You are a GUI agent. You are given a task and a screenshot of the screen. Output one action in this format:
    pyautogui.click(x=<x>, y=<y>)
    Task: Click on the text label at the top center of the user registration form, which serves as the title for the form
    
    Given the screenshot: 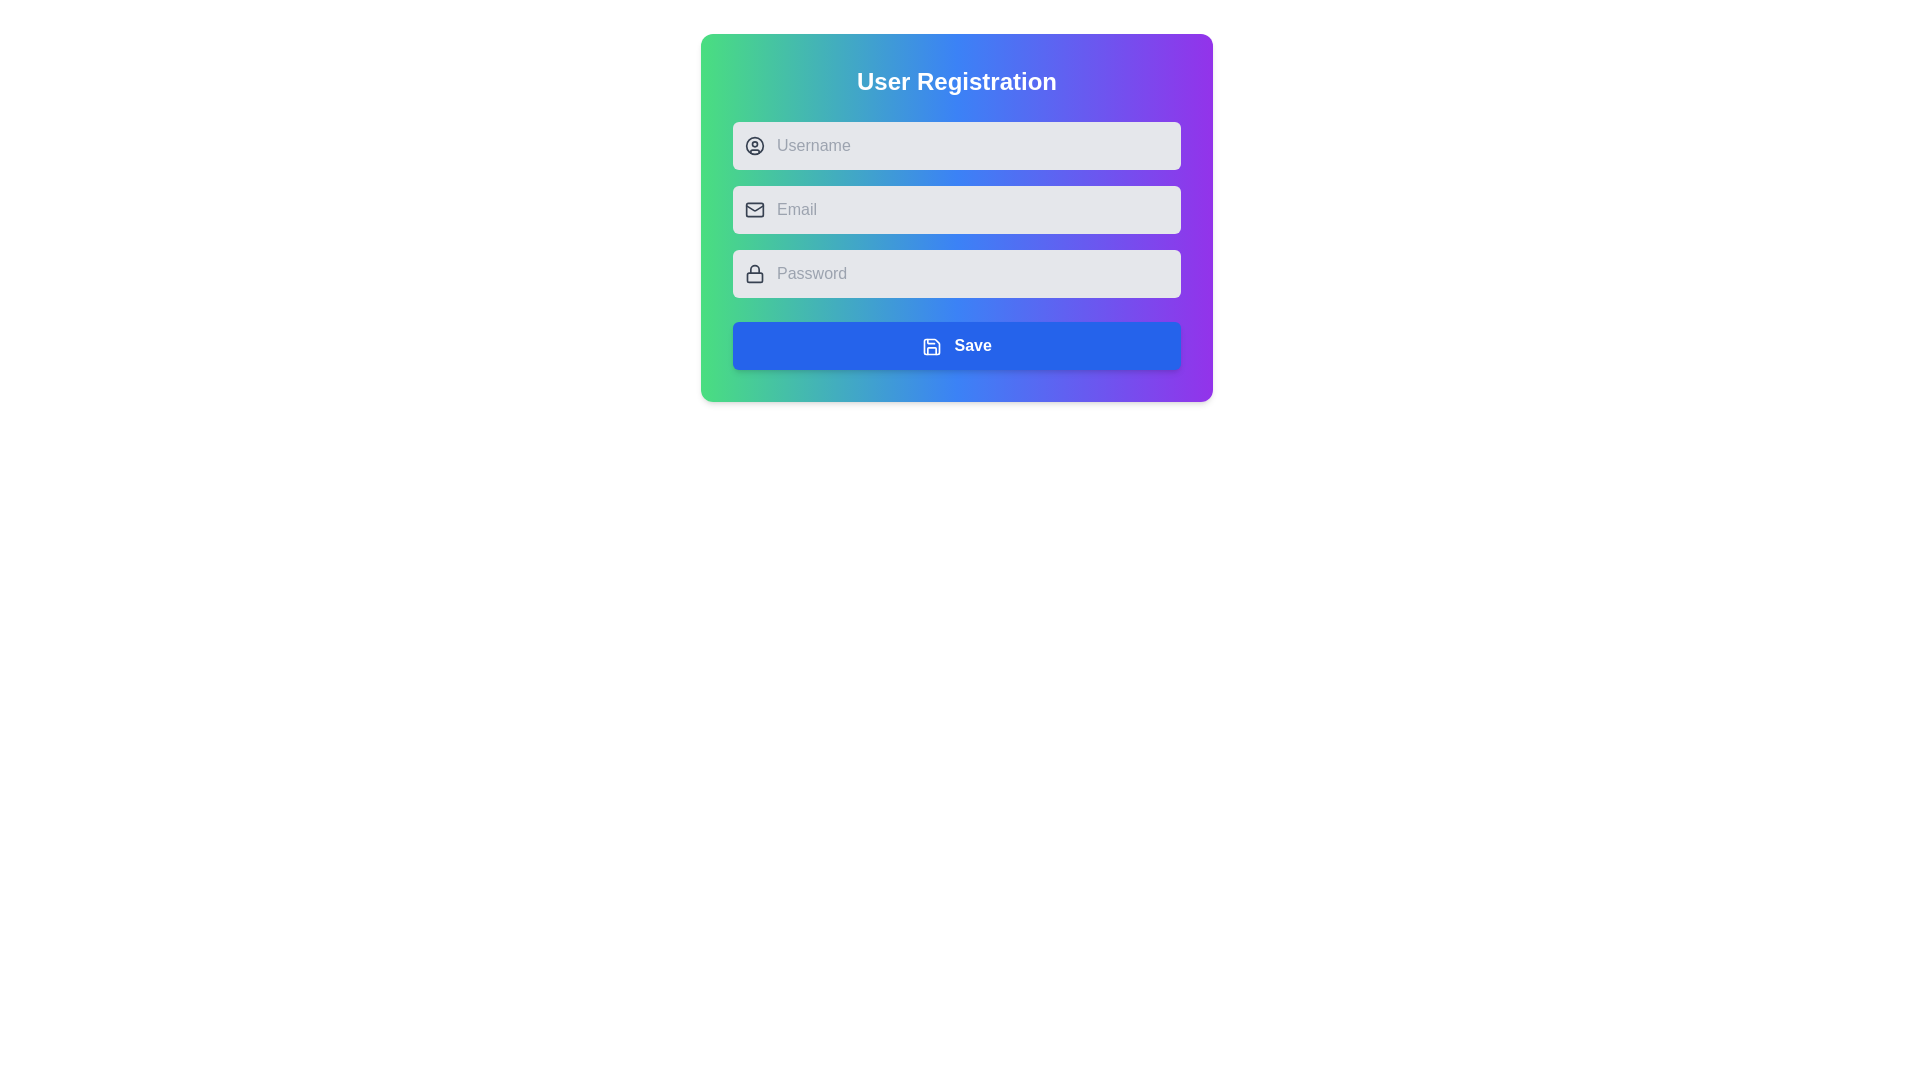 What is the action you would take?
    pyautogui.click(x=955, y=80)
    